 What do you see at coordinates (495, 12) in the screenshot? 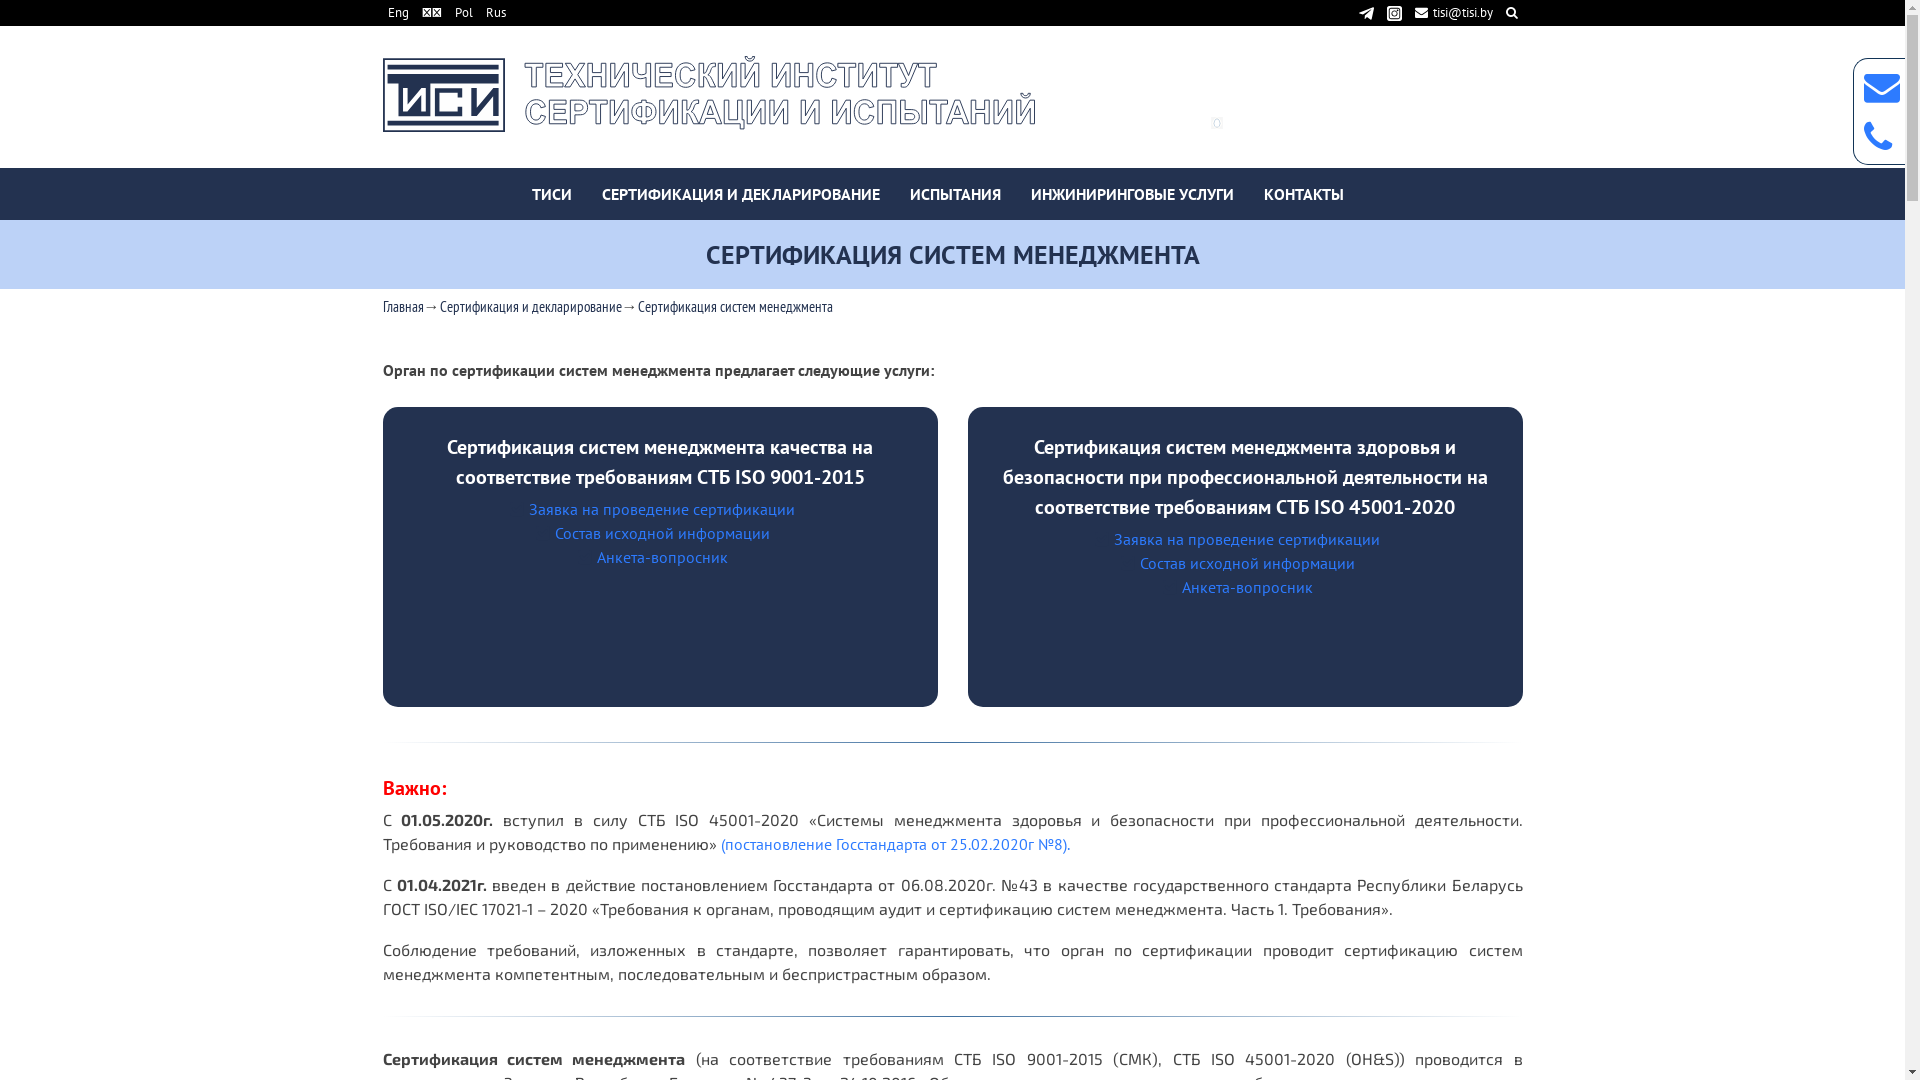
I see `'Rus'` at bounding box center [495, 12].